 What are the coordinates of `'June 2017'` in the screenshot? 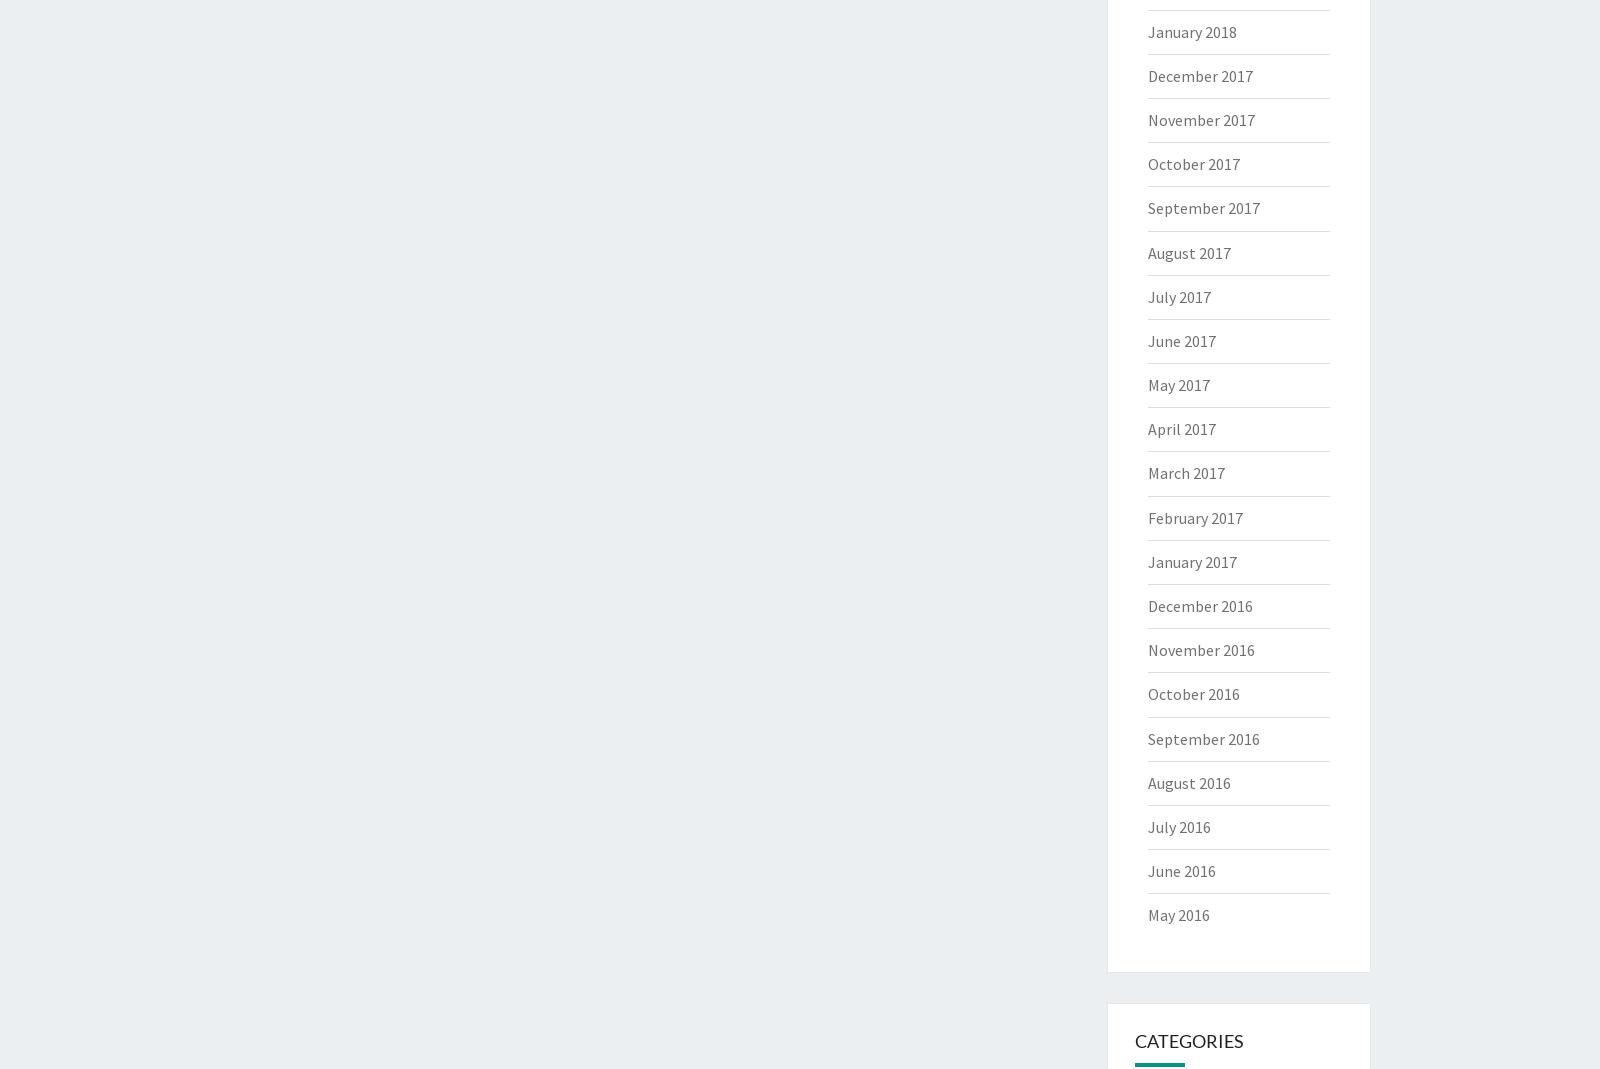 It's located at (1180, 340).